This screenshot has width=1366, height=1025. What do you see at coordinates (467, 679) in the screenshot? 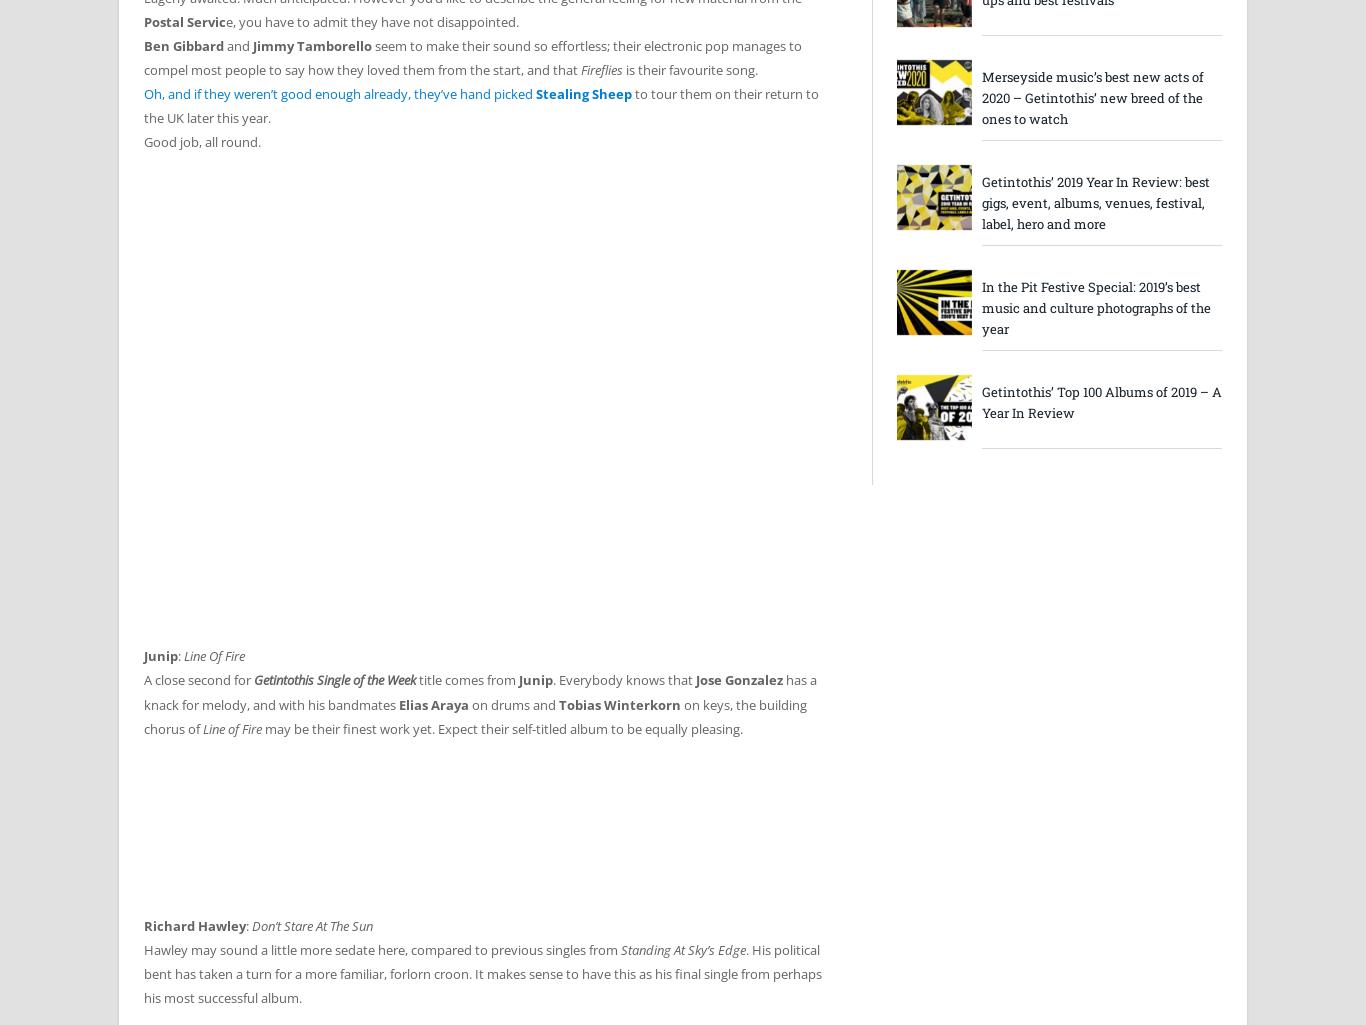
I see `'title comes from'` at bounding box center [467, 679].